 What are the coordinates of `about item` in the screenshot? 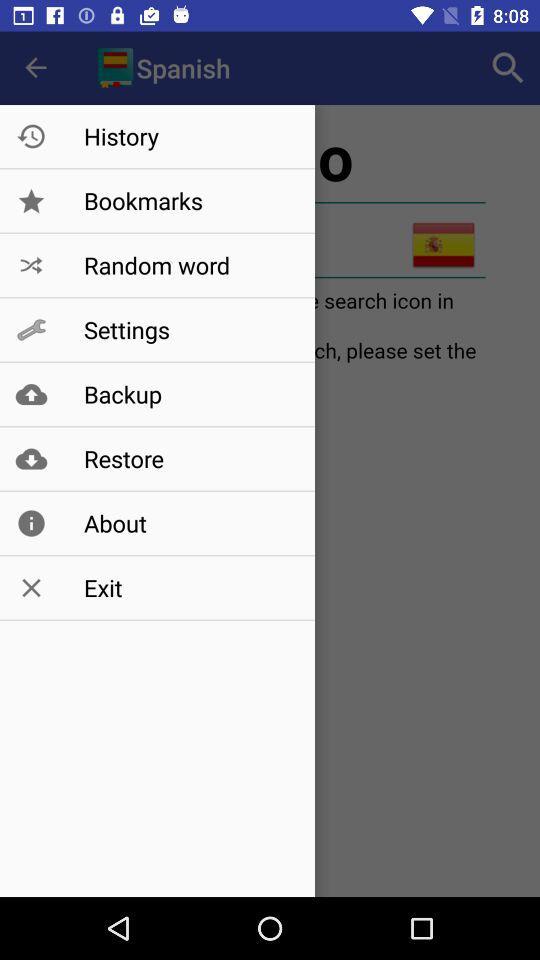 It's located at (189, 522).